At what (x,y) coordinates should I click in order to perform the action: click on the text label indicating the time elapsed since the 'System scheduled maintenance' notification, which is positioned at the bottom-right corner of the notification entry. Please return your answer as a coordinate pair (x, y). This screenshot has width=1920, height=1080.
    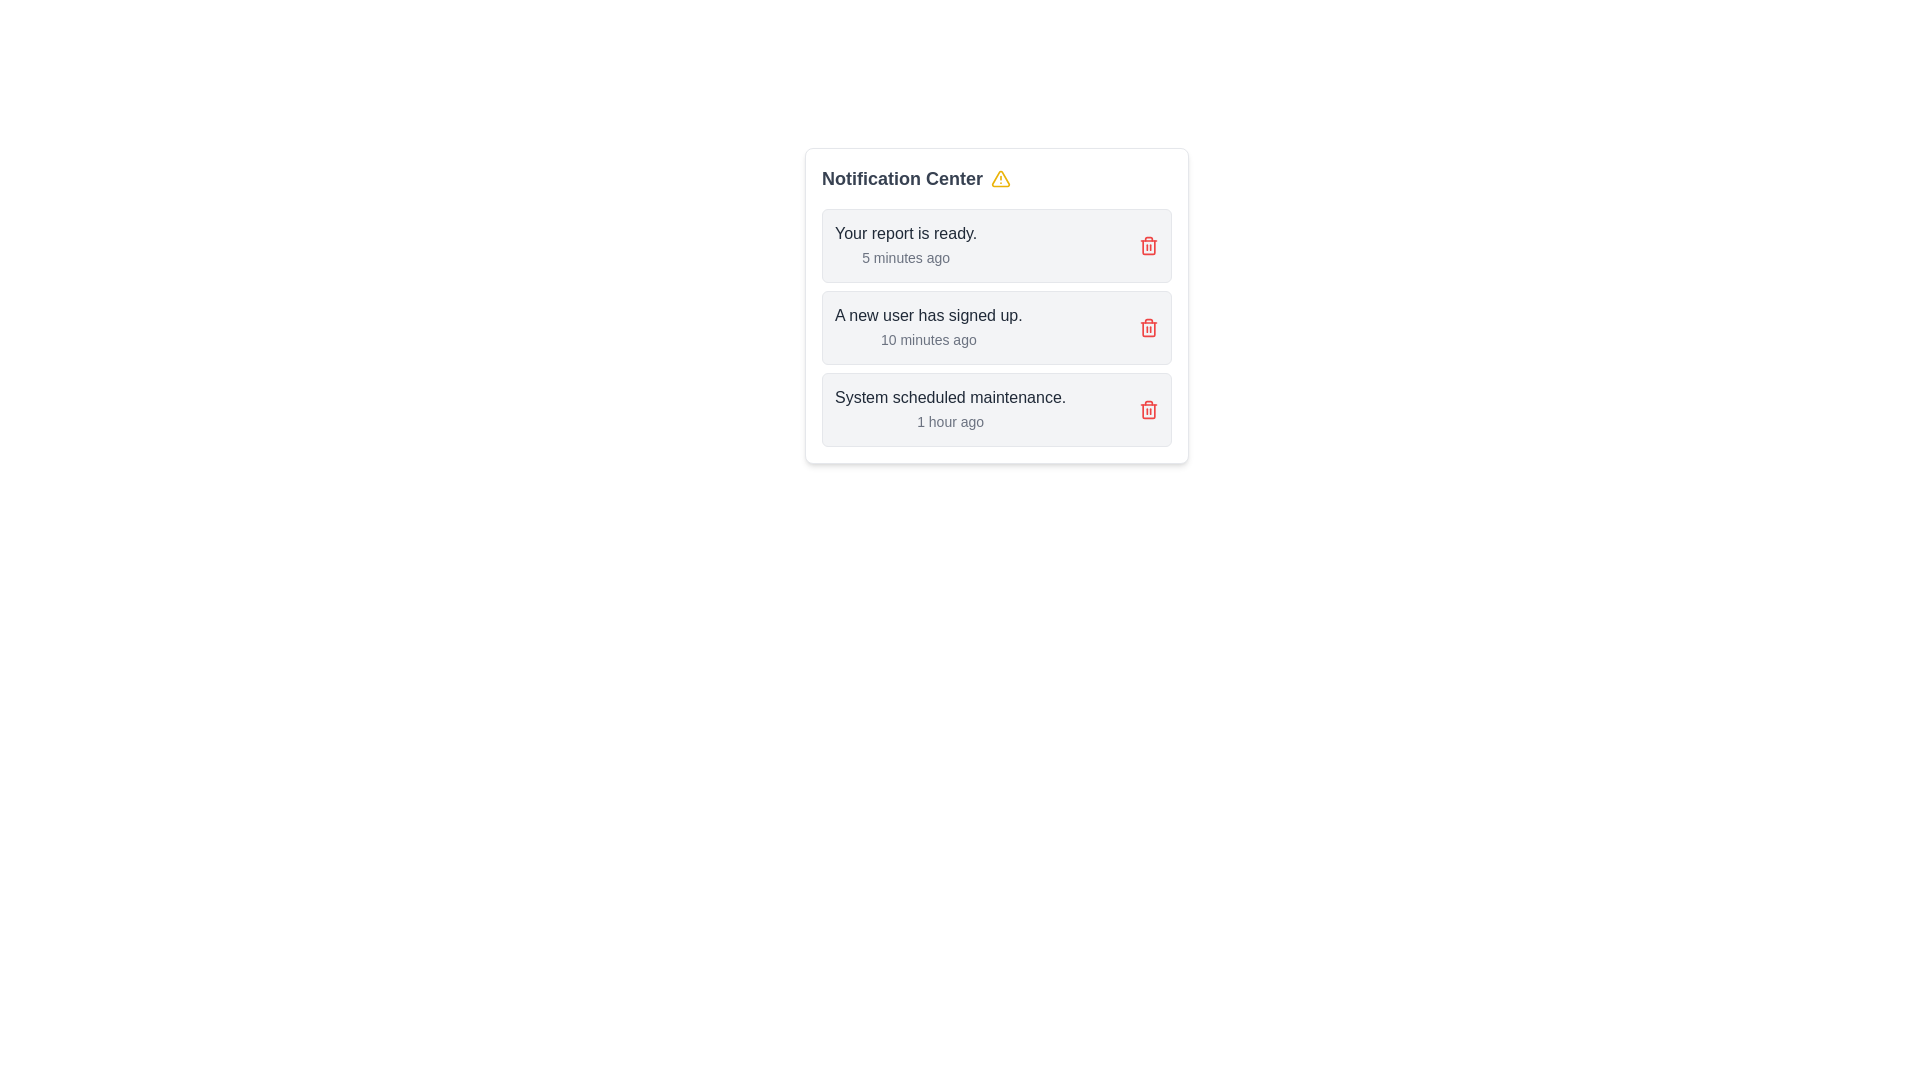
    Looking at the image, I should click on (949, 420).